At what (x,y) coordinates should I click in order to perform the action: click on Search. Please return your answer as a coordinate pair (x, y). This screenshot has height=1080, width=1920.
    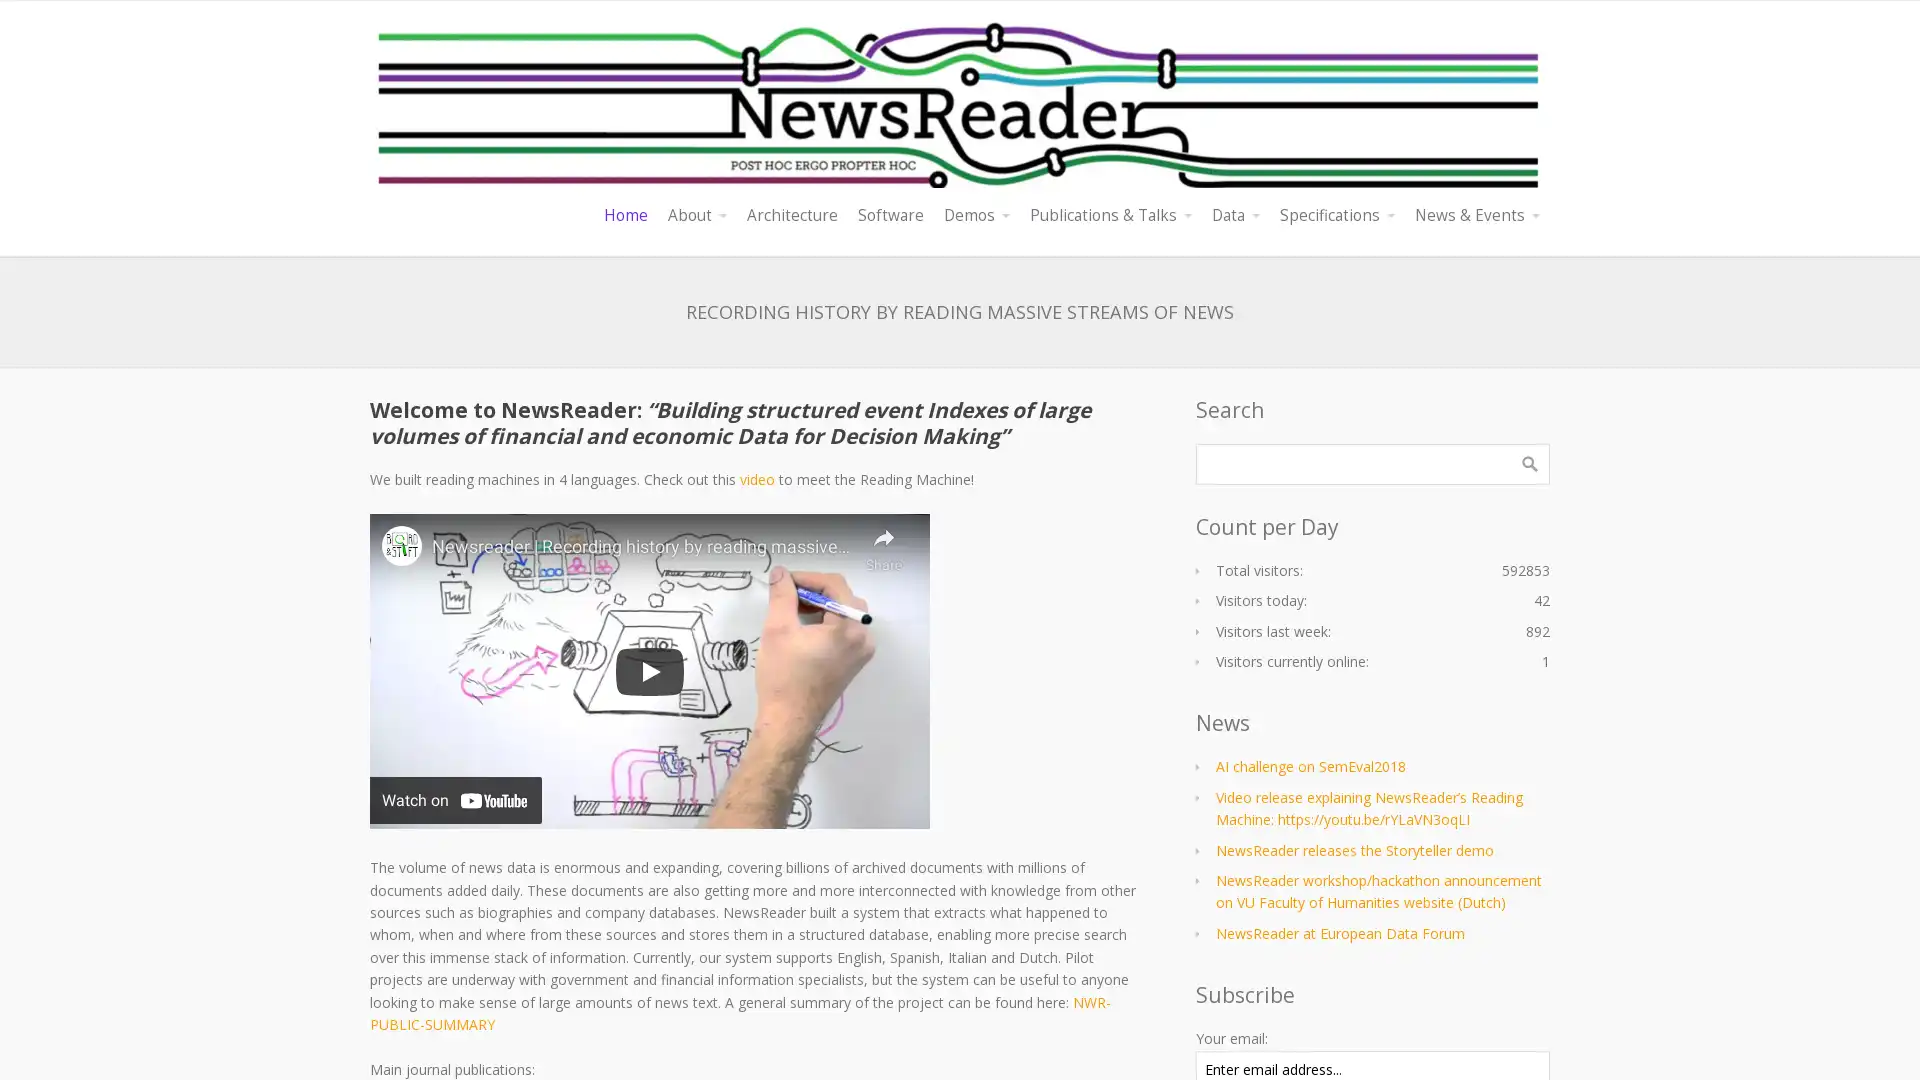
    Looking at the image, I should click on (1528, 463).